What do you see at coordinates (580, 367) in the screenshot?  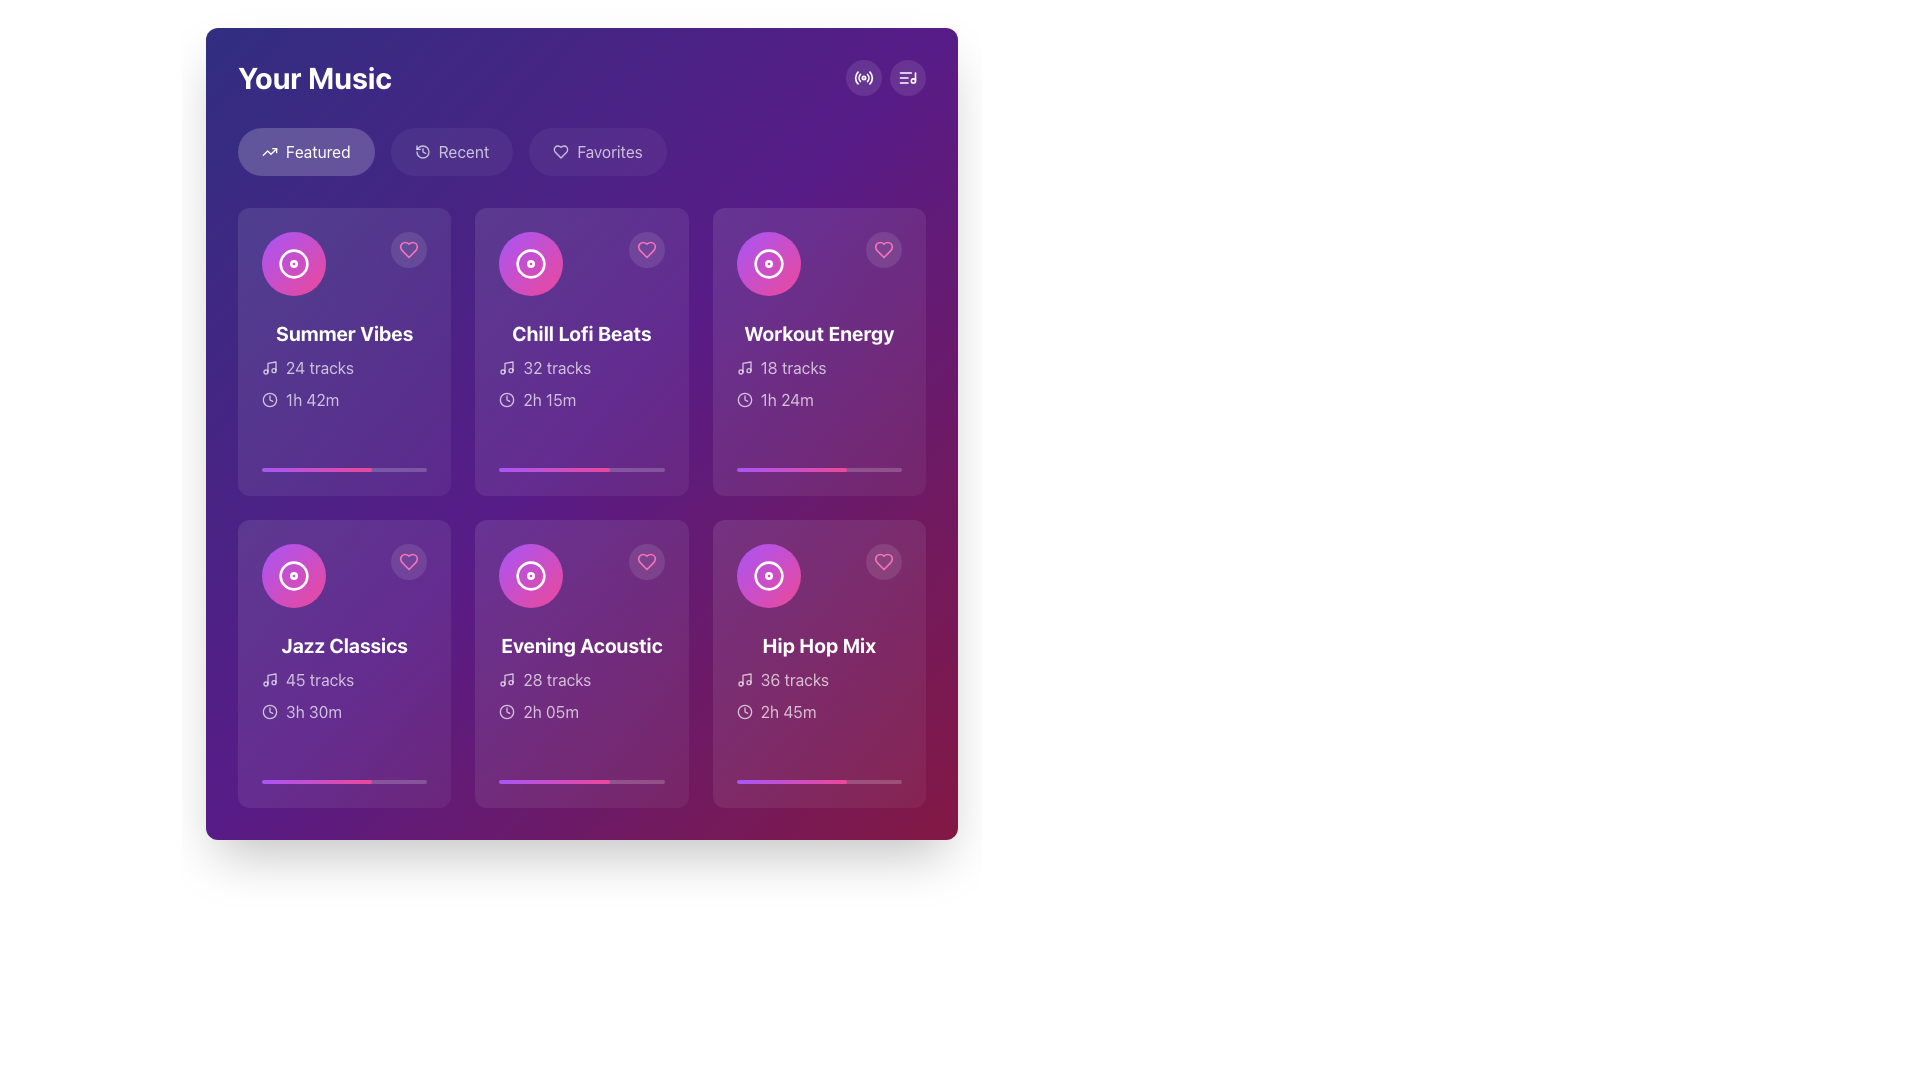 I see `the static text label that informs the user about the number of tracks available in the 'Chill Lofi Beats' playlist, located under the title in the middle column of a 3x2 grid of music cards` at bounding box center [580, 367].